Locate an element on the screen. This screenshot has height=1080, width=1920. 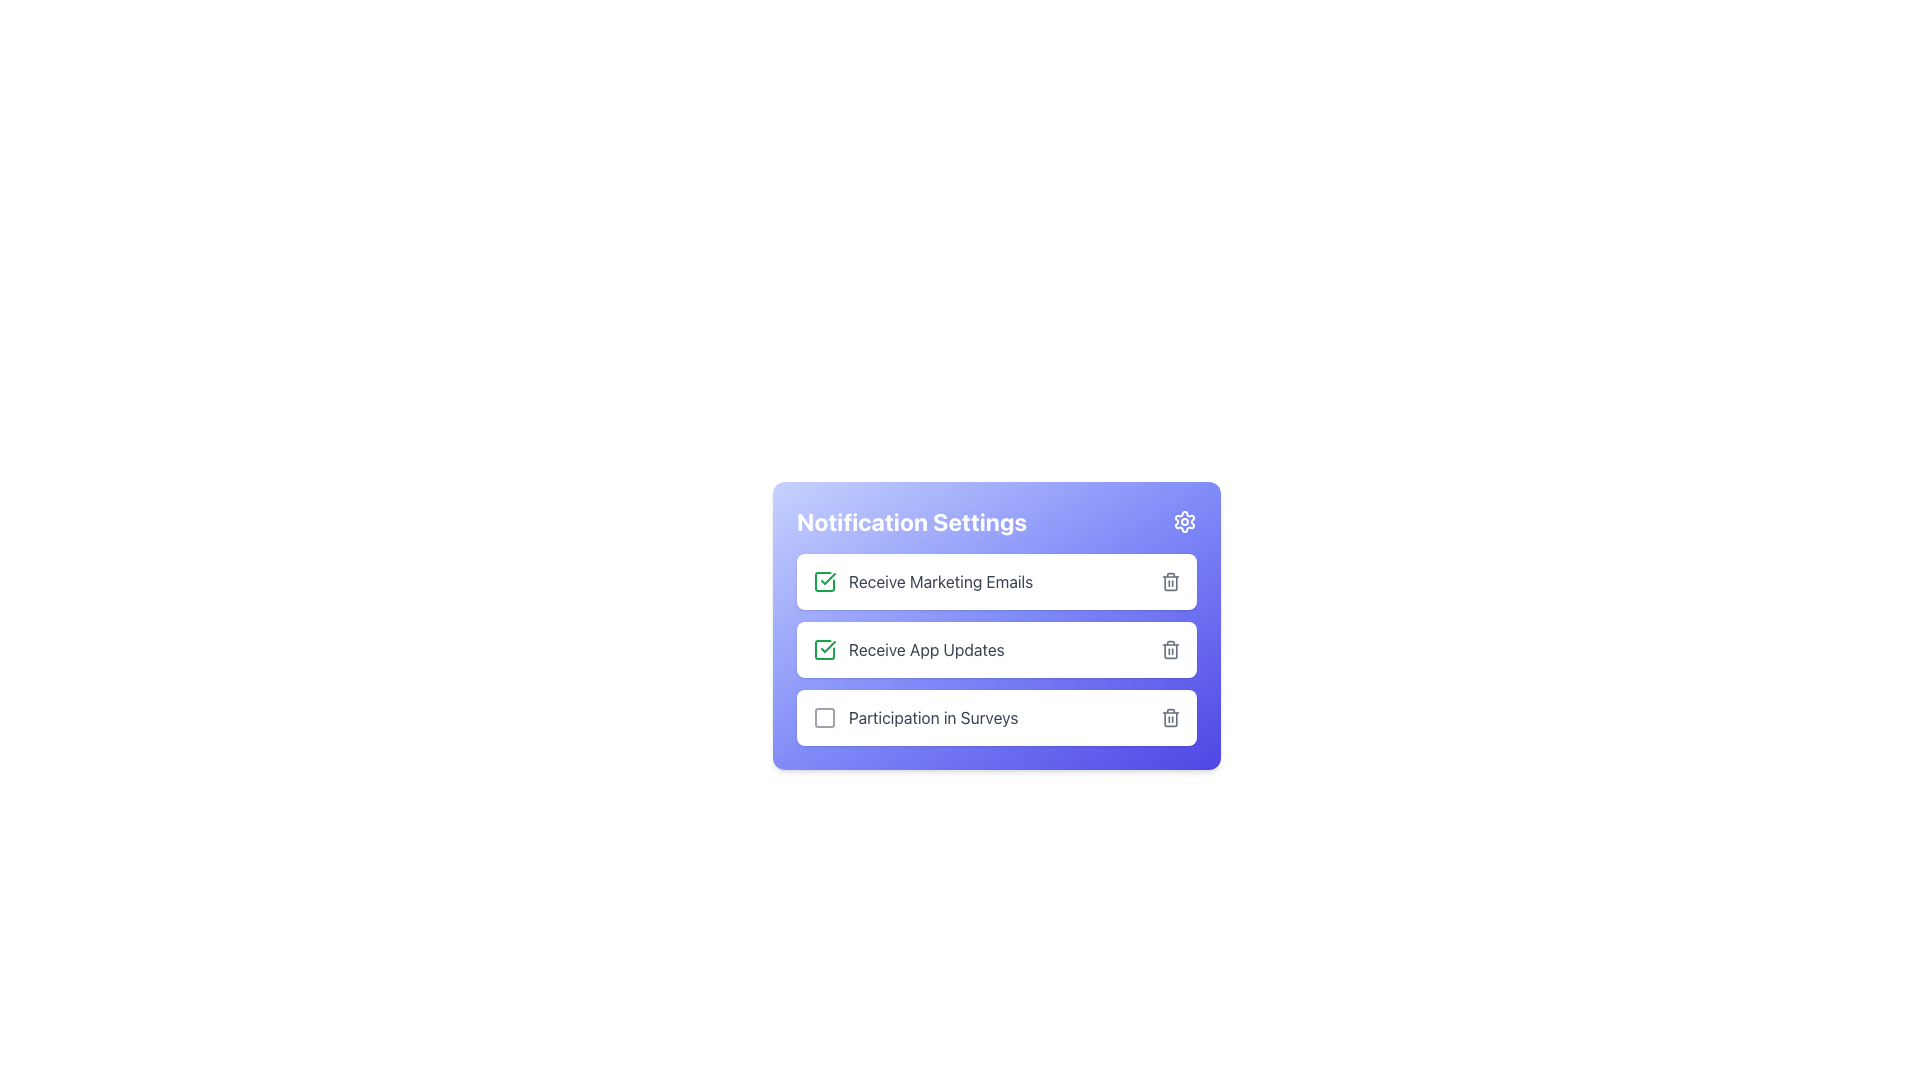
the delete icon button located at the right part of the 'Receive App Updates' row is located at coordinates (1171, 650).